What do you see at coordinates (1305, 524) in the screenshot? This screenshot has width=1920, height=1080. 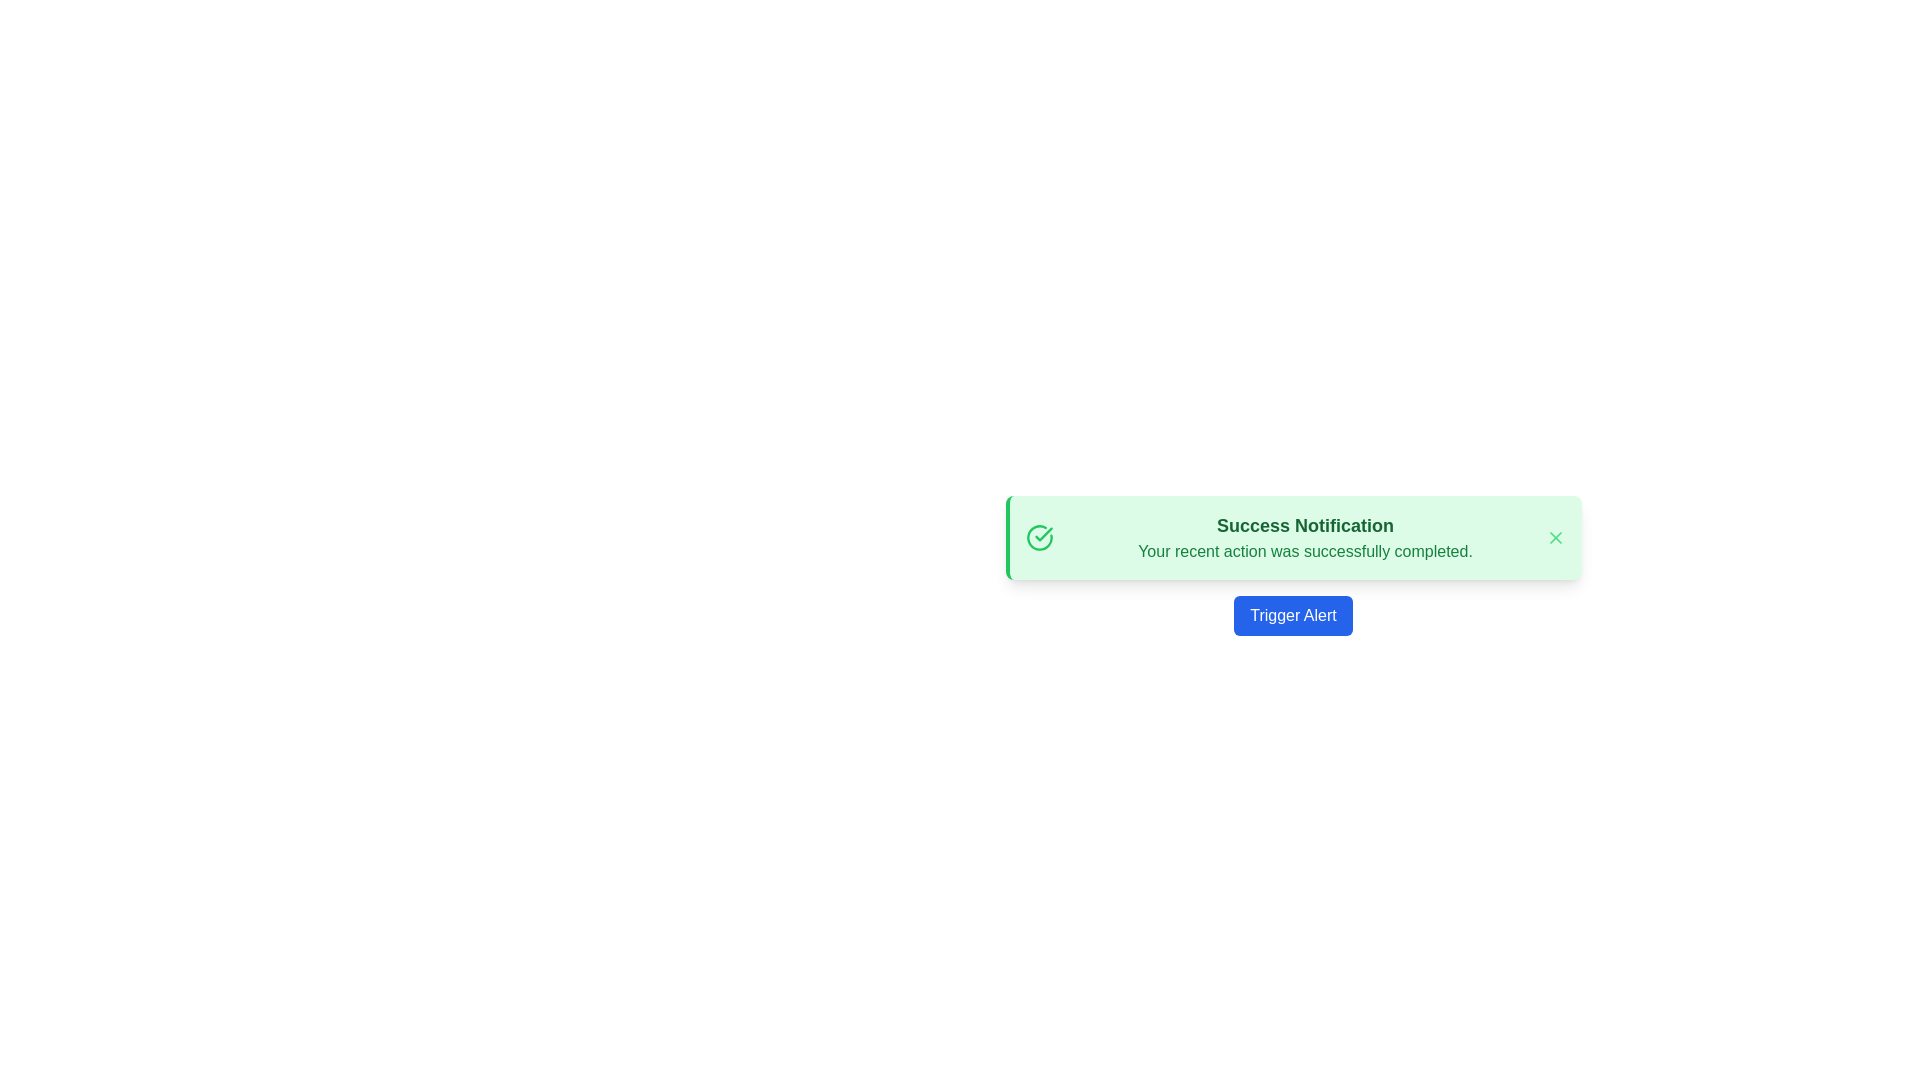 I see `title text of the notification, which is the primary text content positioned at the top of the notification box` at bounding box center [1305, 524].